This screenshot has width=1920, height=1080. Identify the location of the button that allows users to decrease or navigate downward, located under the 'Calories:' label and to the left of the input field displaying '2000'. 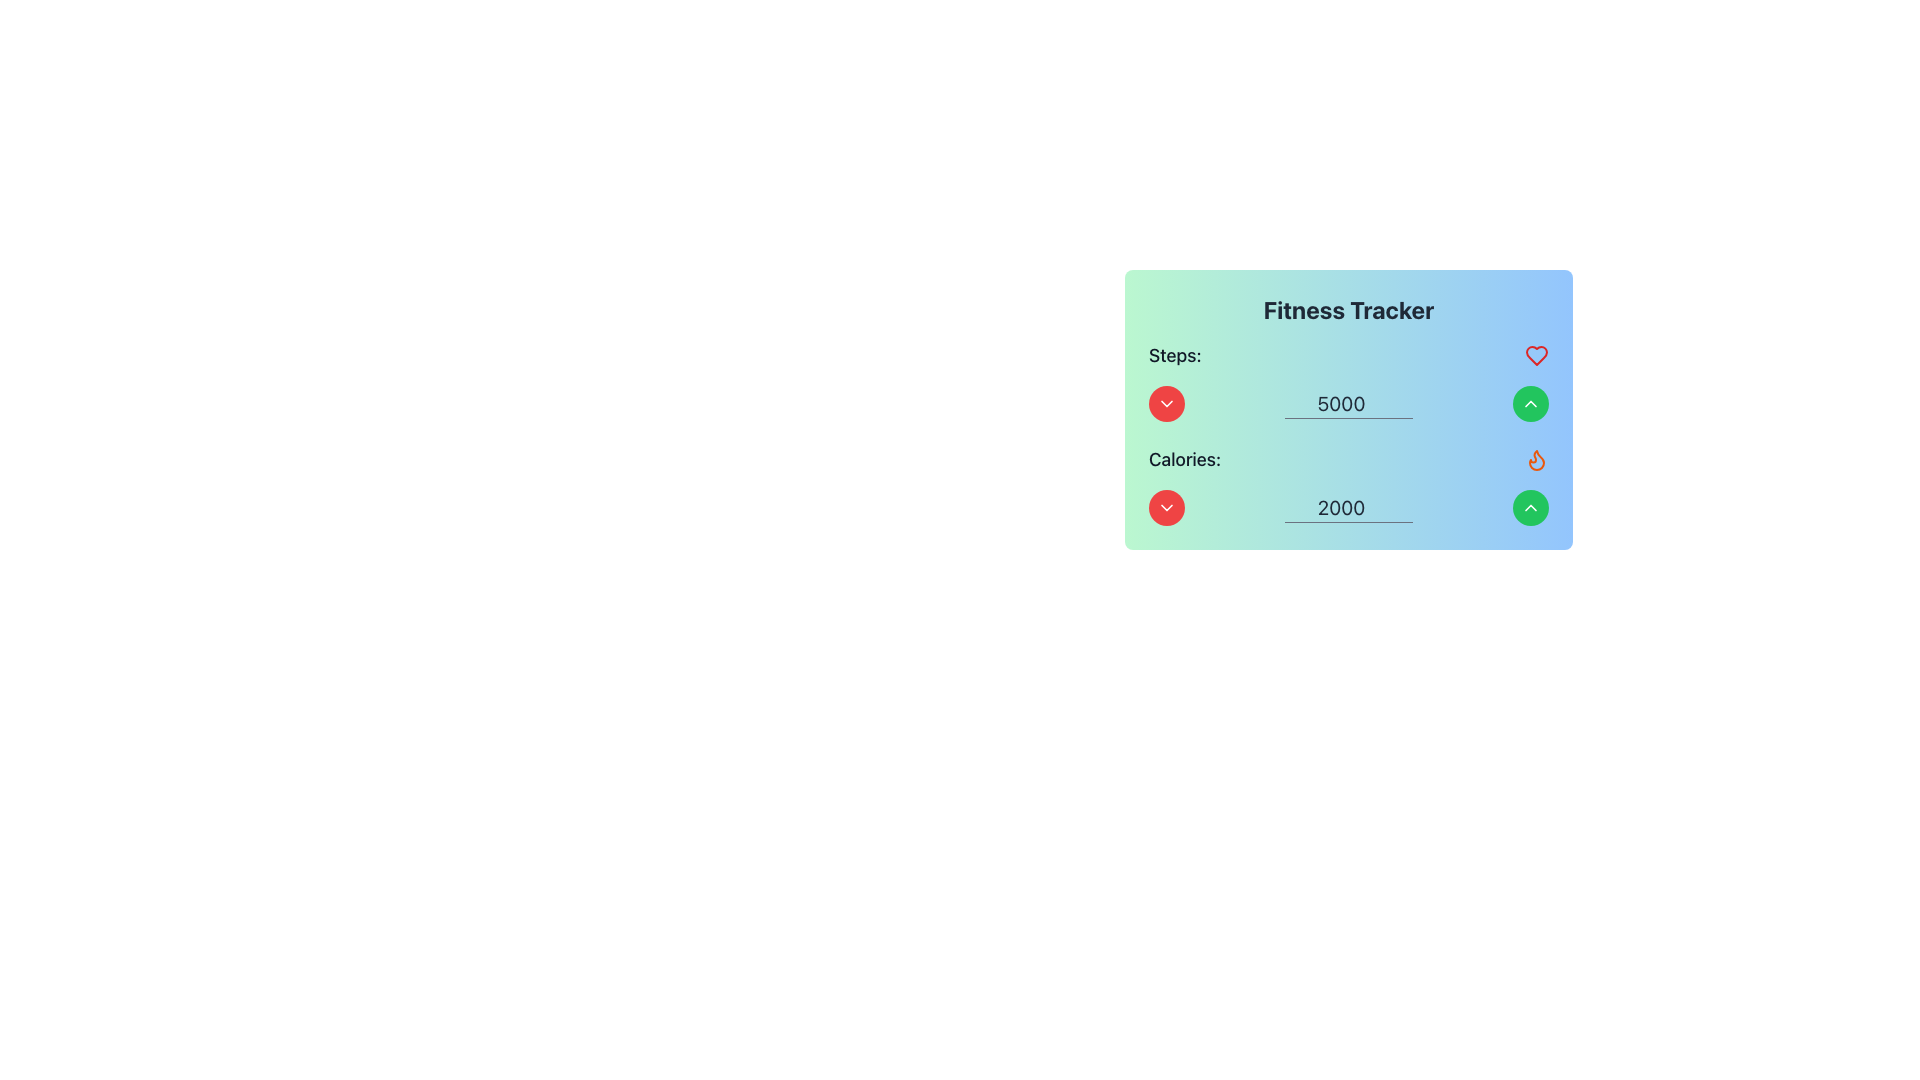
(1166, 507).